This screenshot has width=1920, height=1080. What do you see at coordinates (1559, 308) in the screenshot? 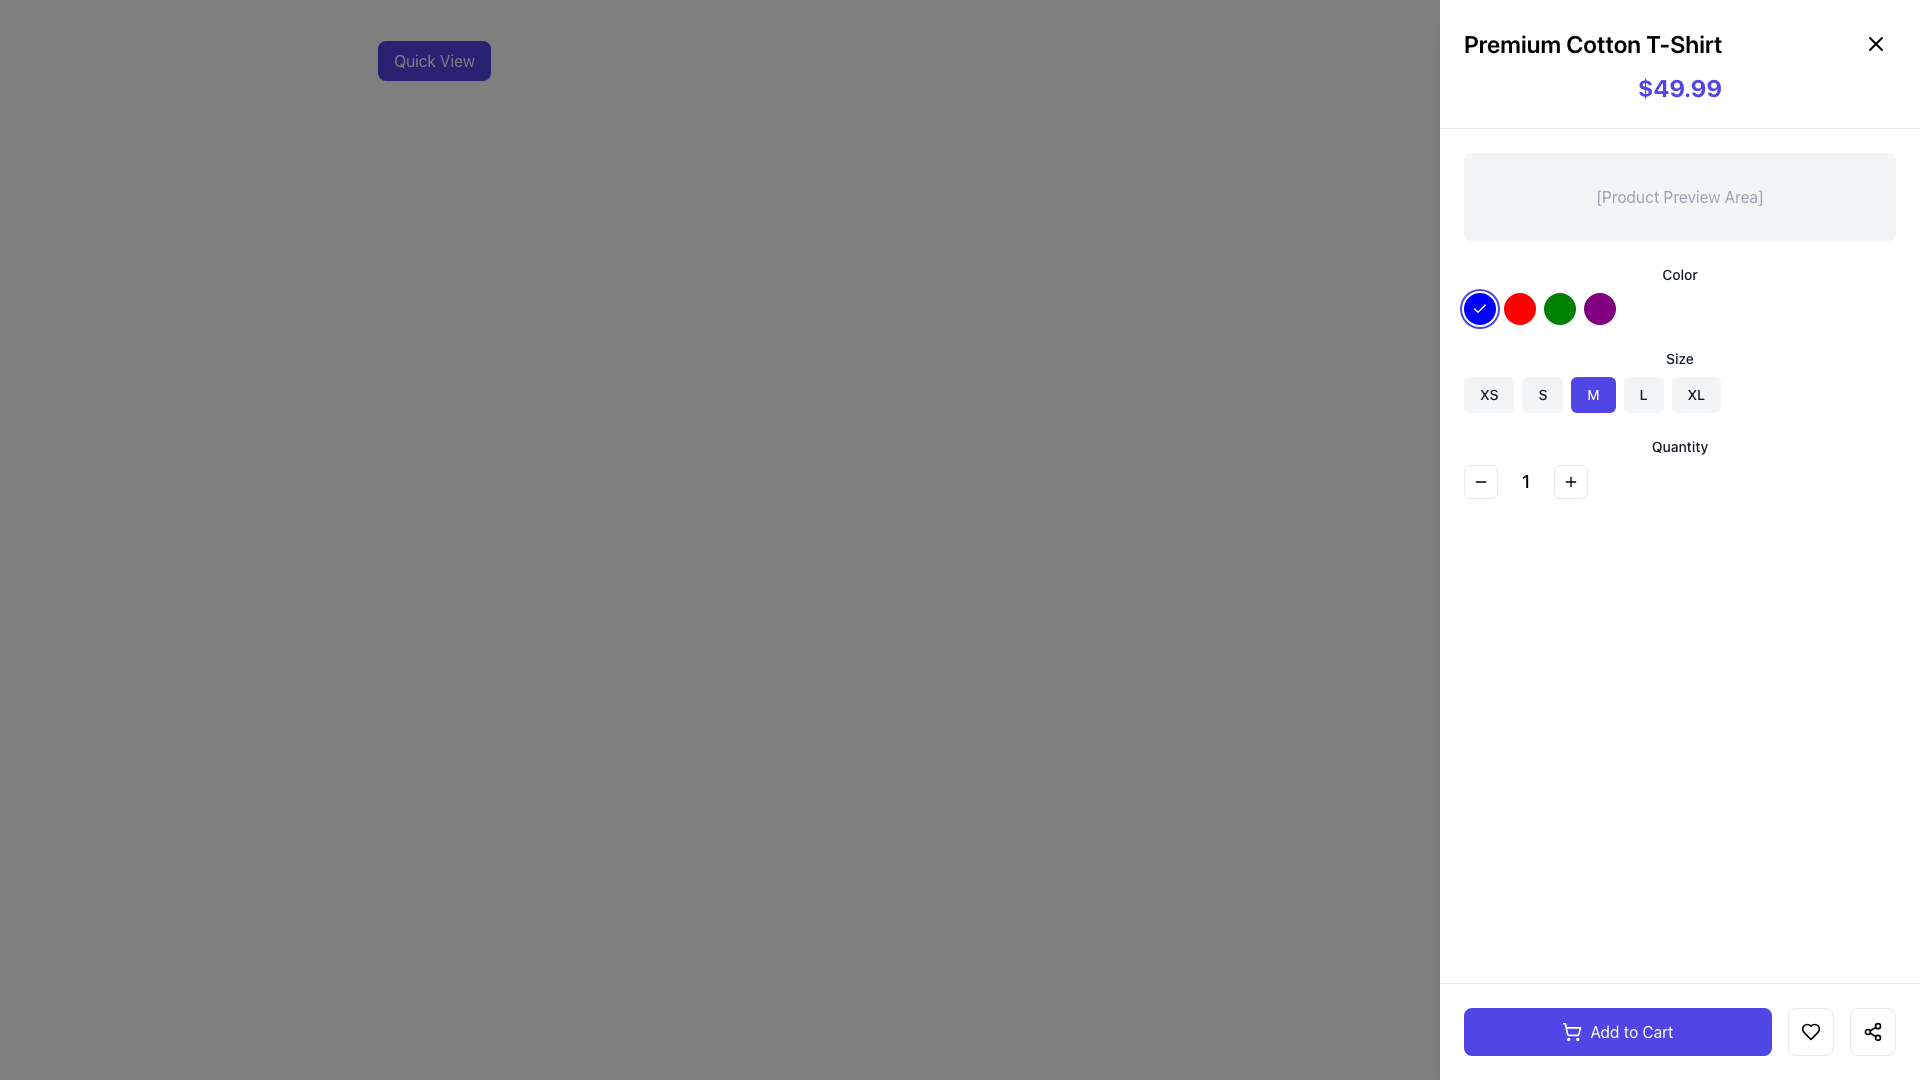
I see `the fourth circular color selection button with a green background, located under the 'Color' section, to potentially reveal a tooltip` at bounding box center [1559, 308].